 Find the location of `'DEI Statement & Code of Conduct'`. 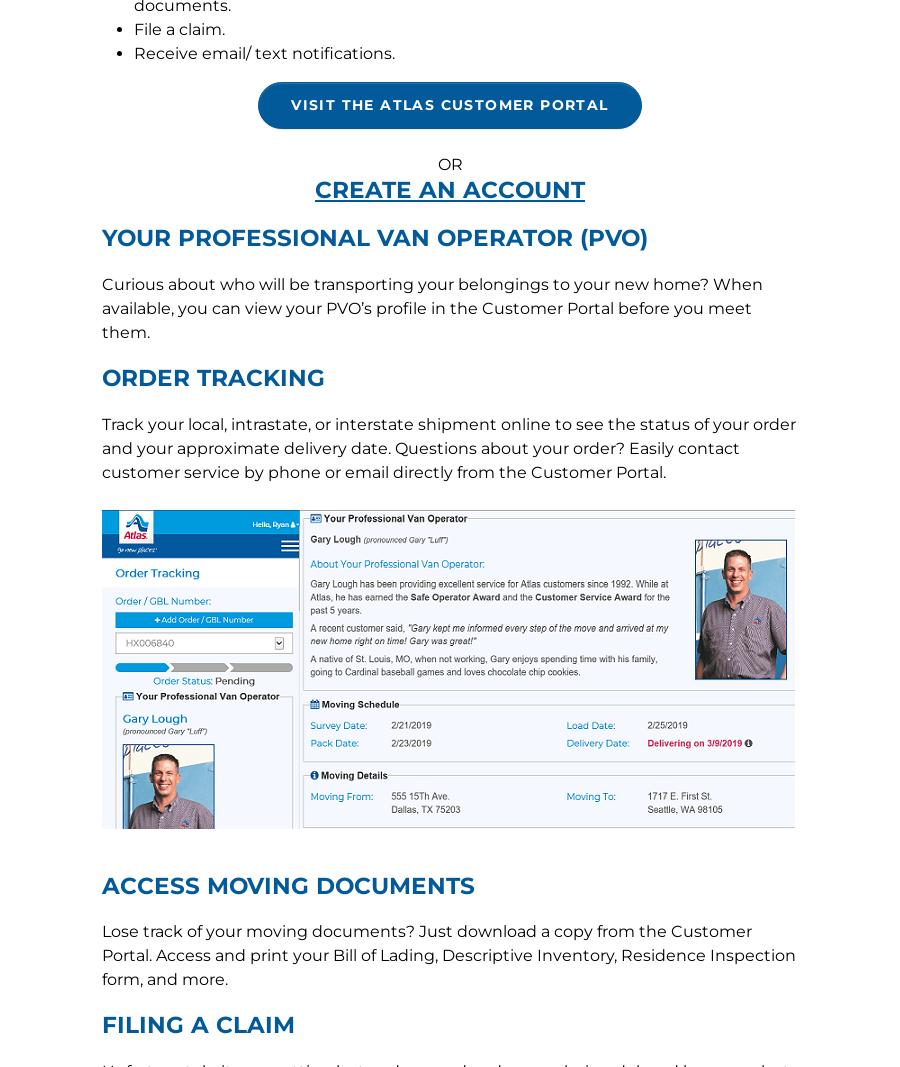

'DEI Statement & Code of Conduct' is located at coordinates (347, 509).